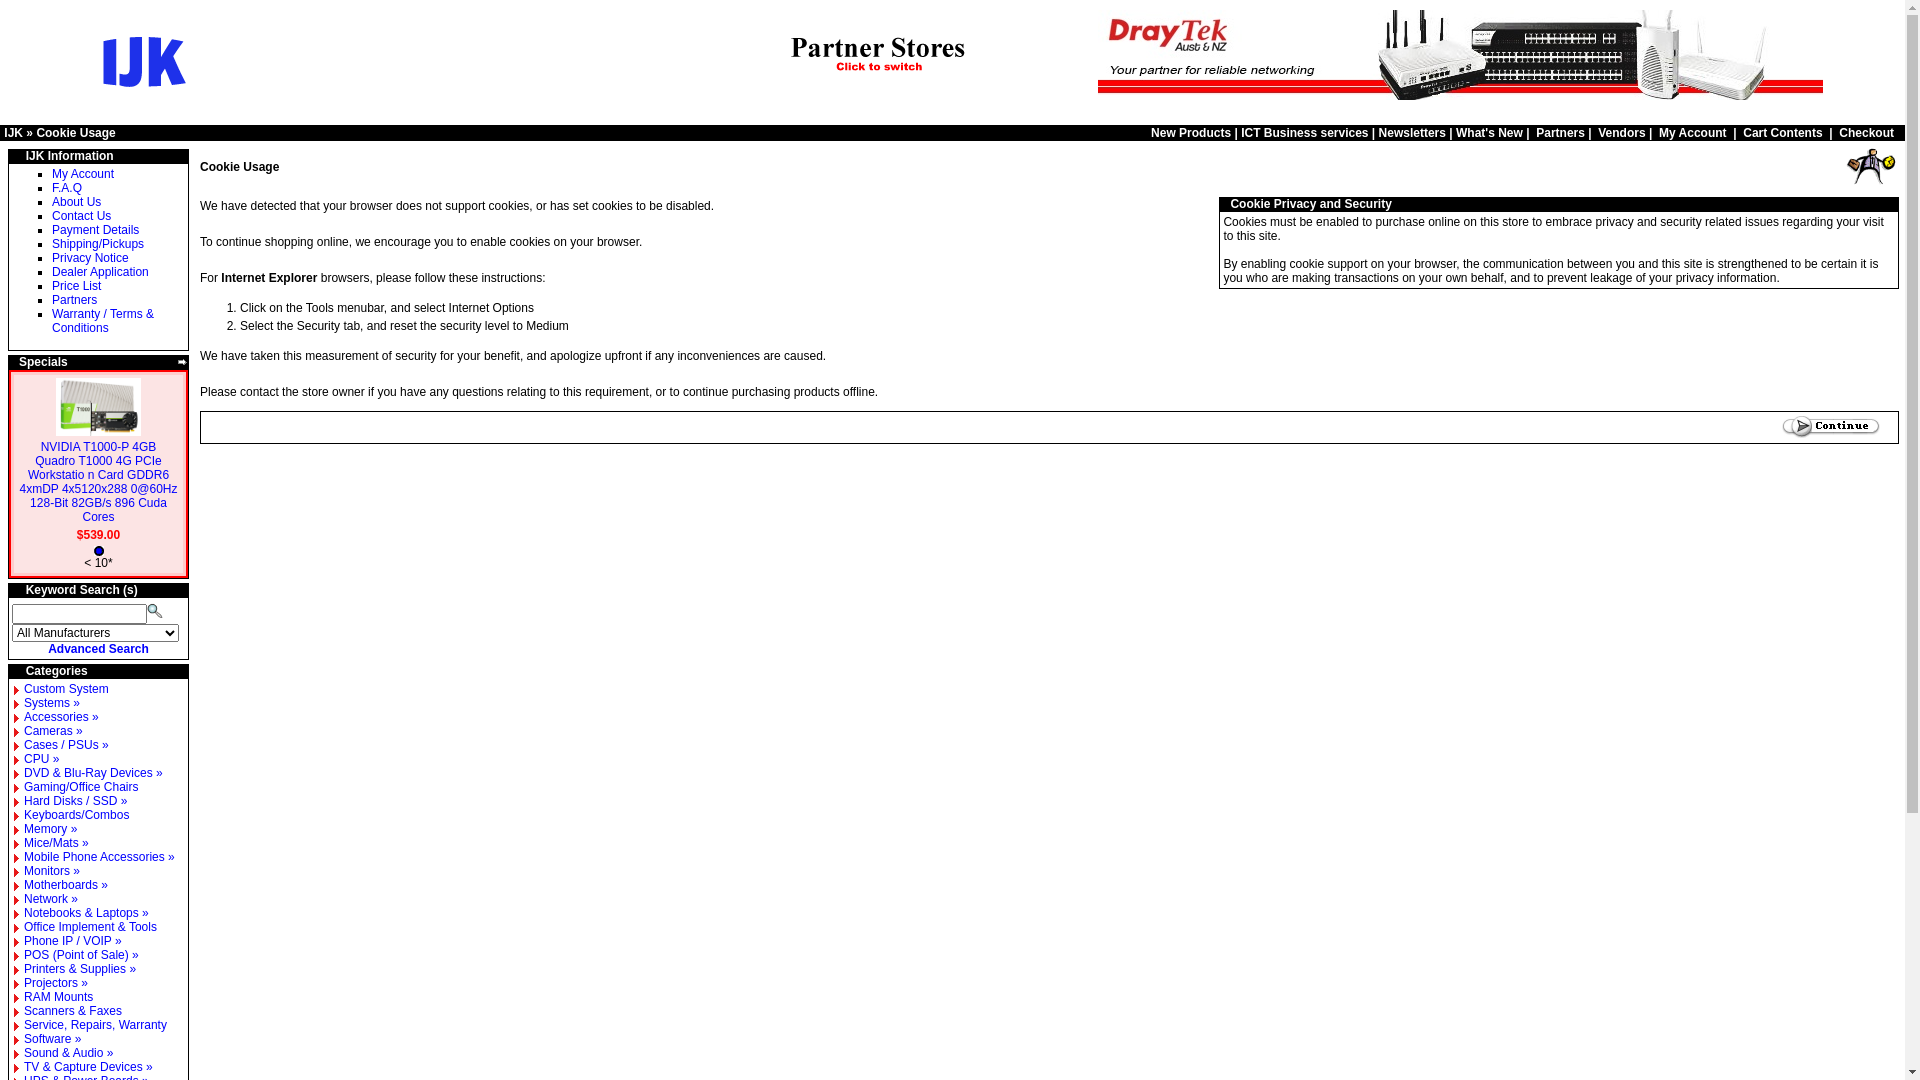  I want to click on ' Continue ', so click(1830, 426).